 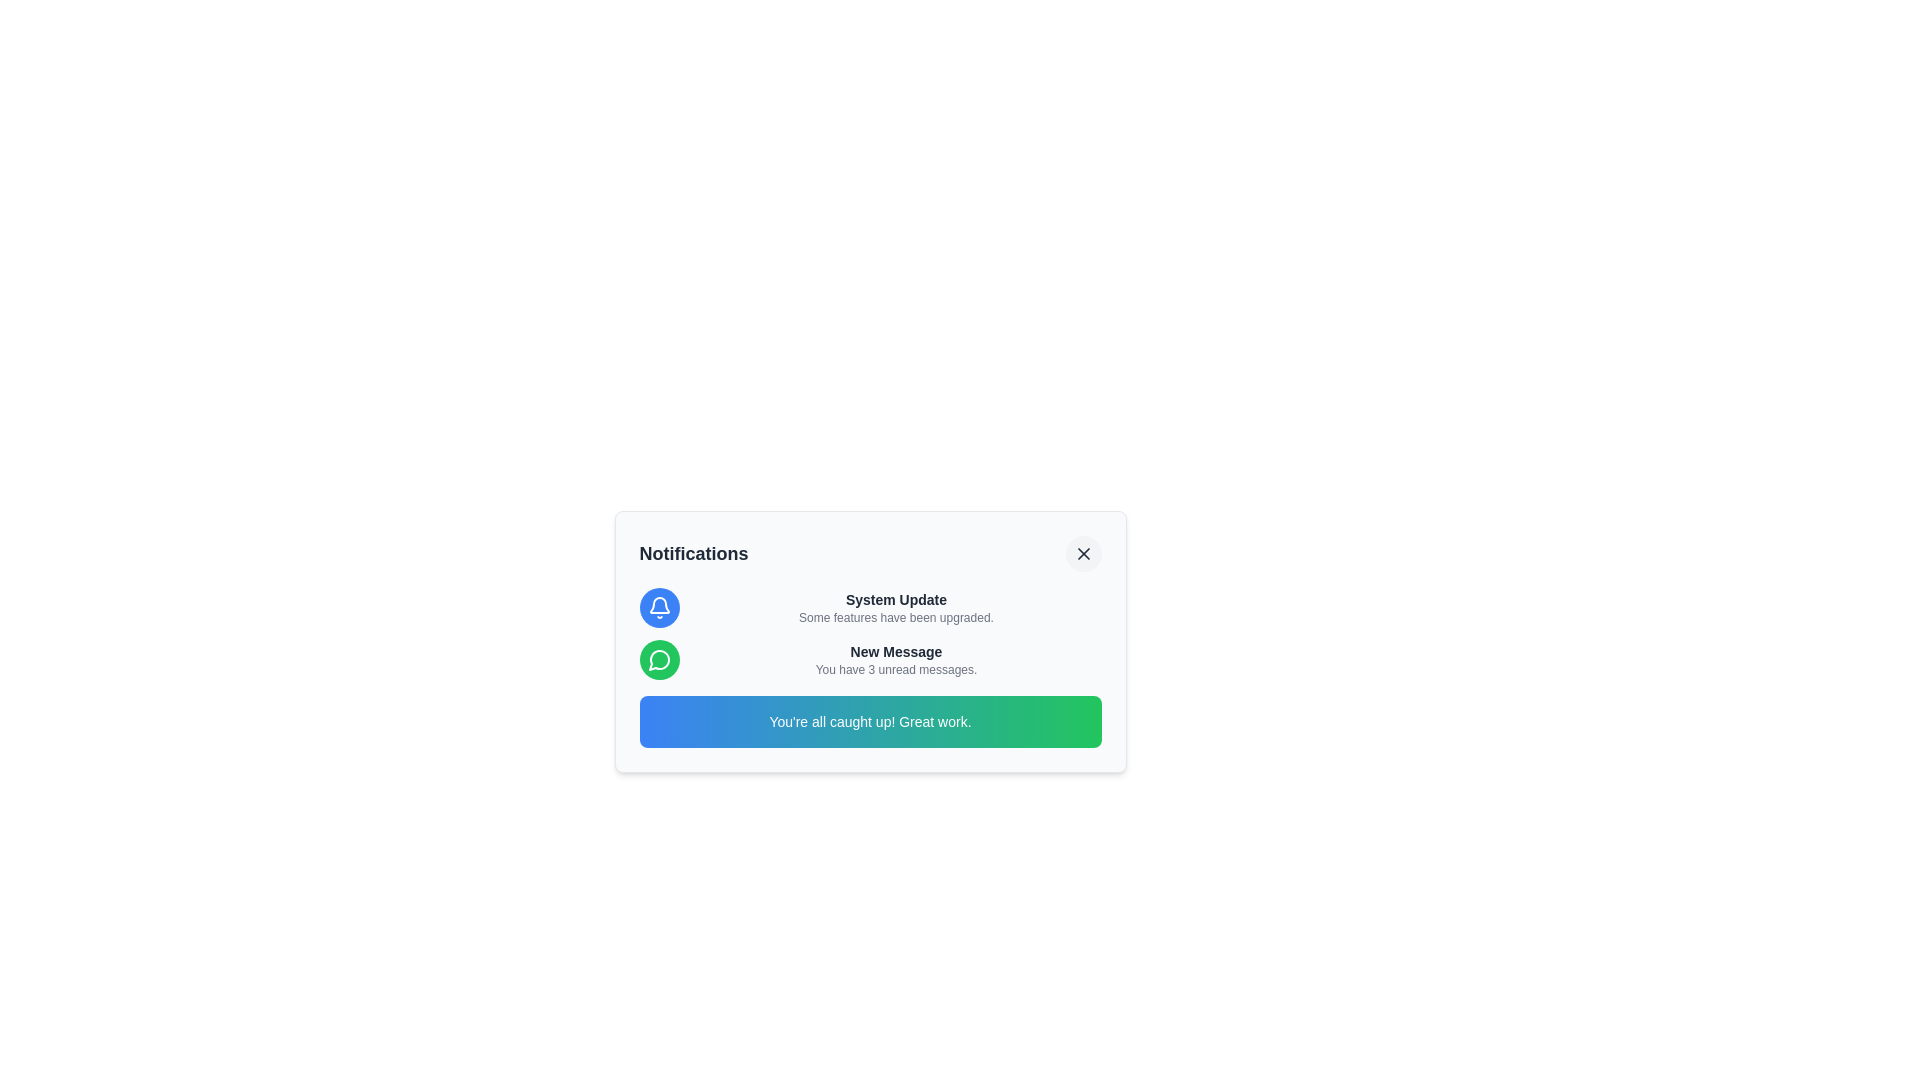 What do you see at coordinates (870, 721) in the screenshot?
I see `the Informational Message Box located at the bottommost position inside the card-layout structure titled 'Notifications', which indicates that no further action is necessary` at bounding box center [870, 721].